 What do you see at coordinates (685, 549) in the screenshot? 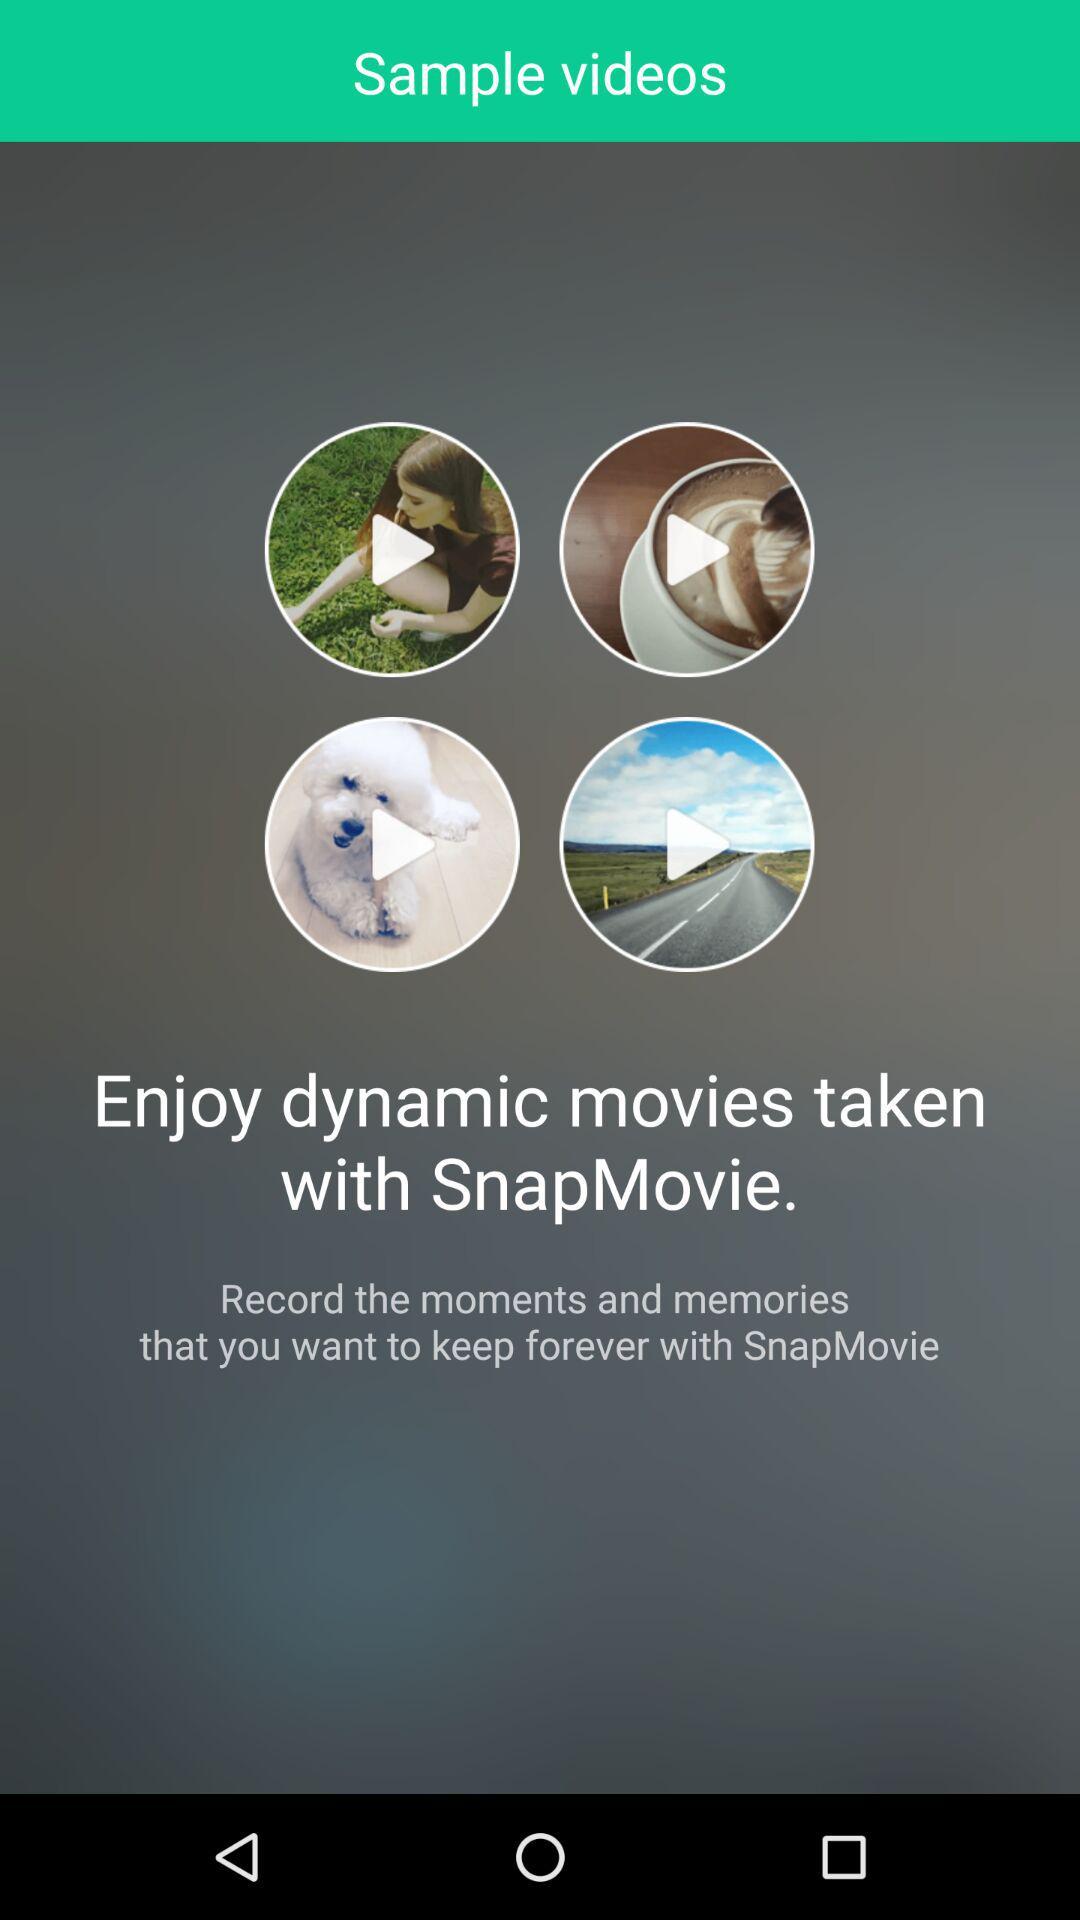
I see `video` at bounding box center [685, 549].